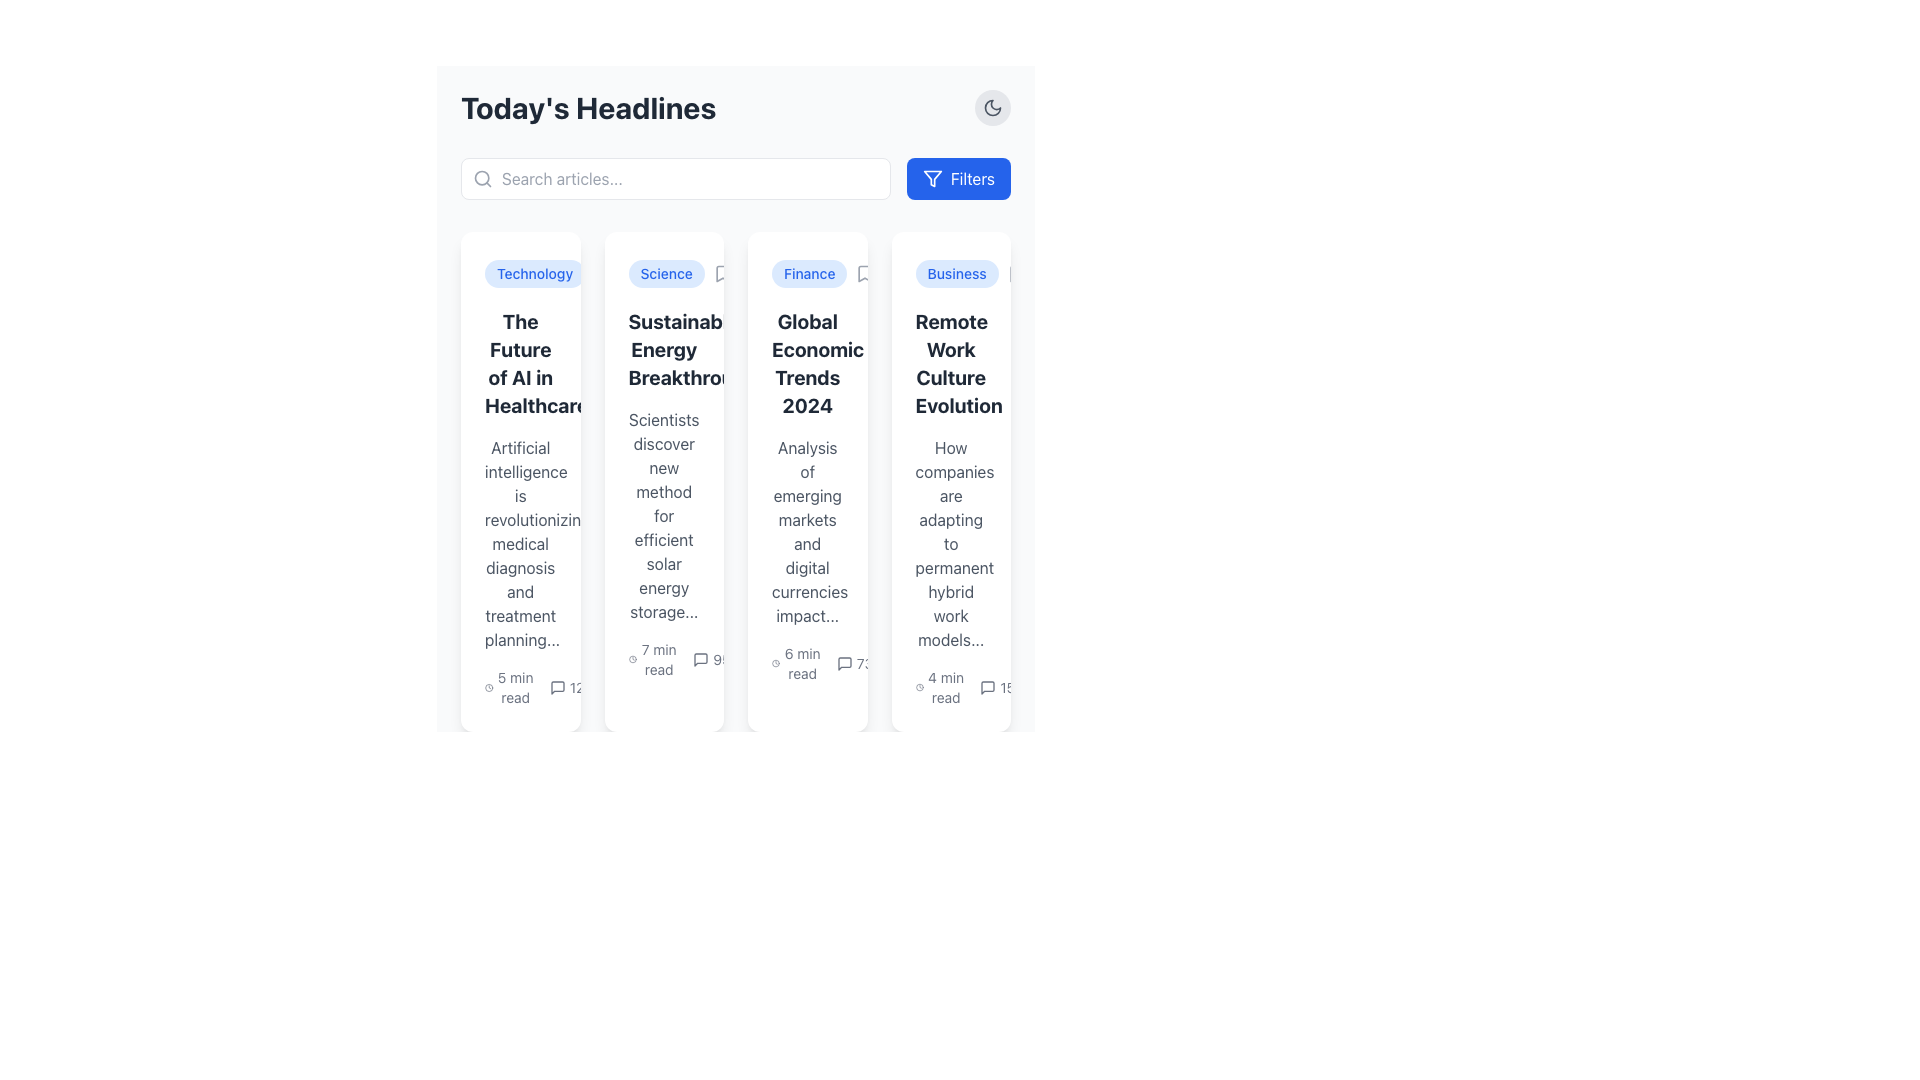  Describe the element at coordinates (666, 273) in the screenshot. I see `the 'Science' label located at the top of the card titled 'Sustainable Energy Breakthrough' in the second column of the grid layout` at that location.